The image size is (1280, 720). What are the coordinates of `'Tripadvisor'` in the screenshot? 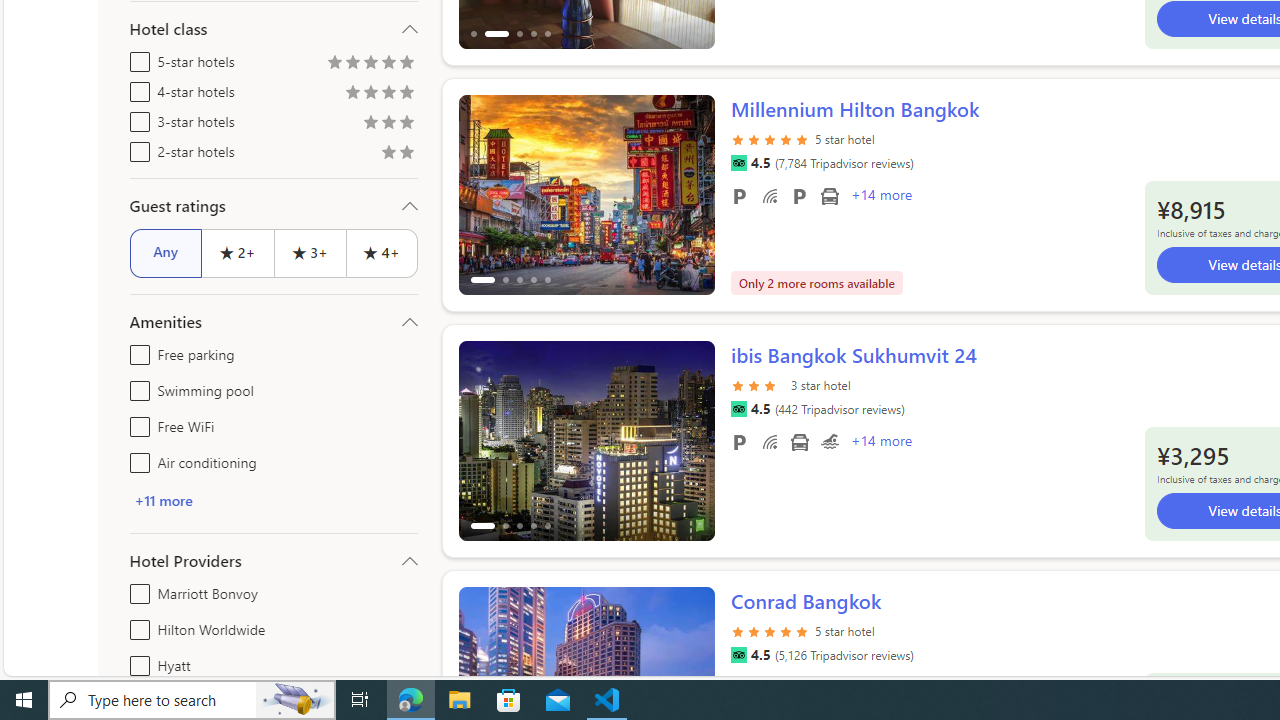 It's located at (737, 655).